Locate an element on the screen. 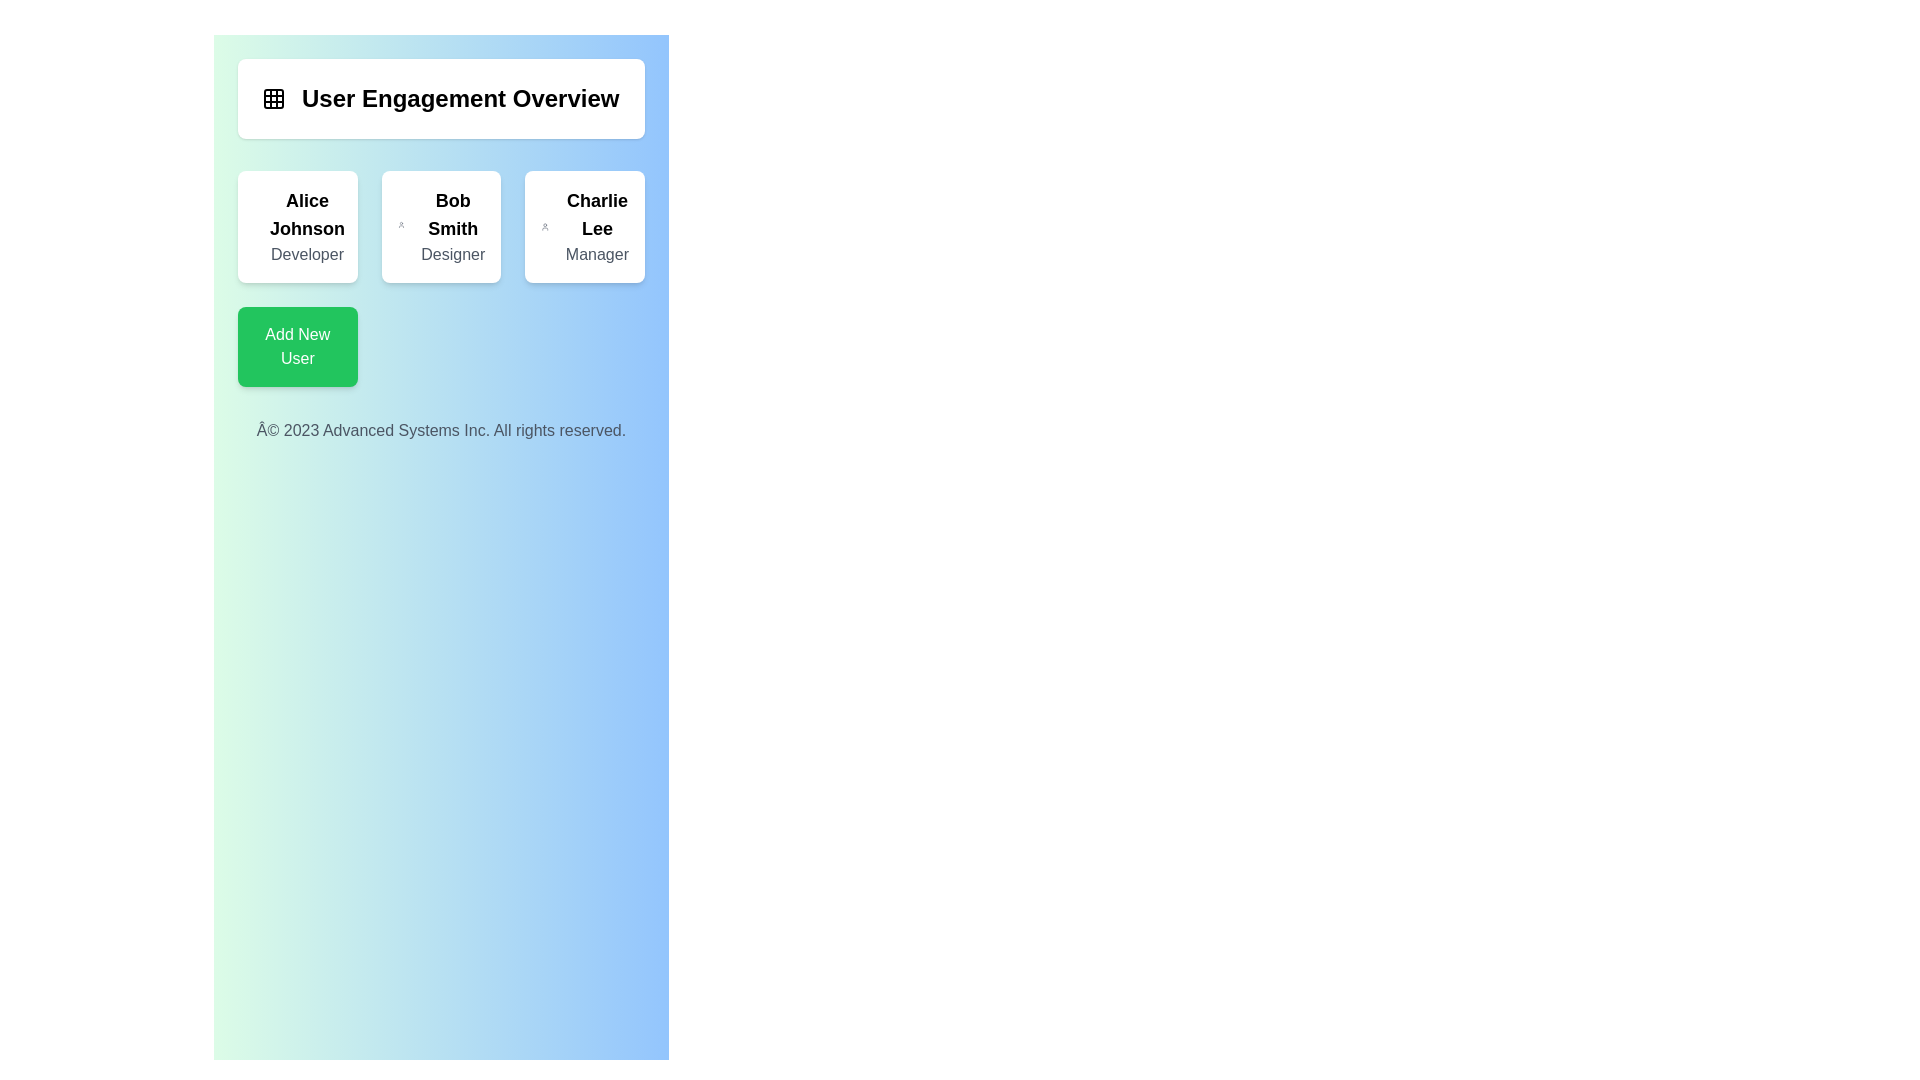 This screenshot has width=1920, height=1080. the 'Manager' text label located below 'Charlie Lee' in the user card to potentially view additional information is located at coordinates (596, 253).